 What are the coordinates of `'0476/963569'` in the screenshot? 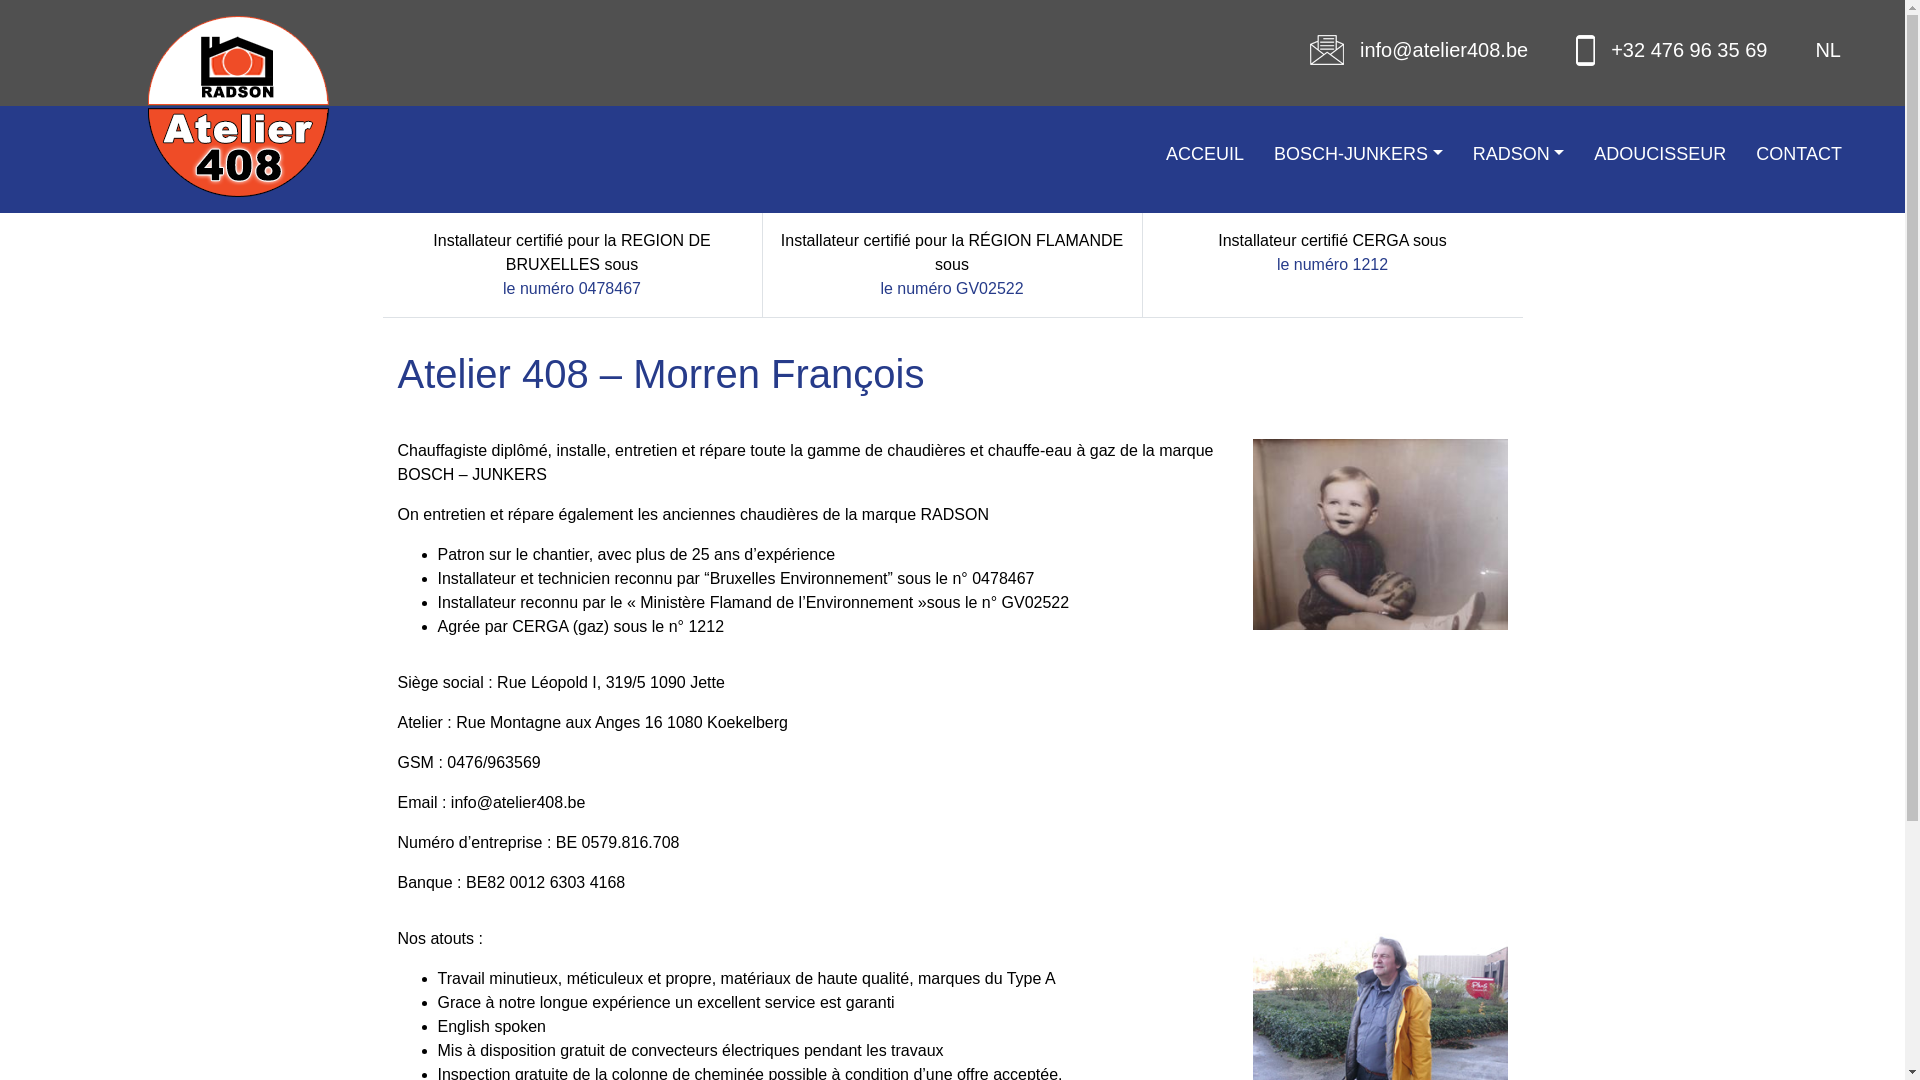 It's located at (493, 762).